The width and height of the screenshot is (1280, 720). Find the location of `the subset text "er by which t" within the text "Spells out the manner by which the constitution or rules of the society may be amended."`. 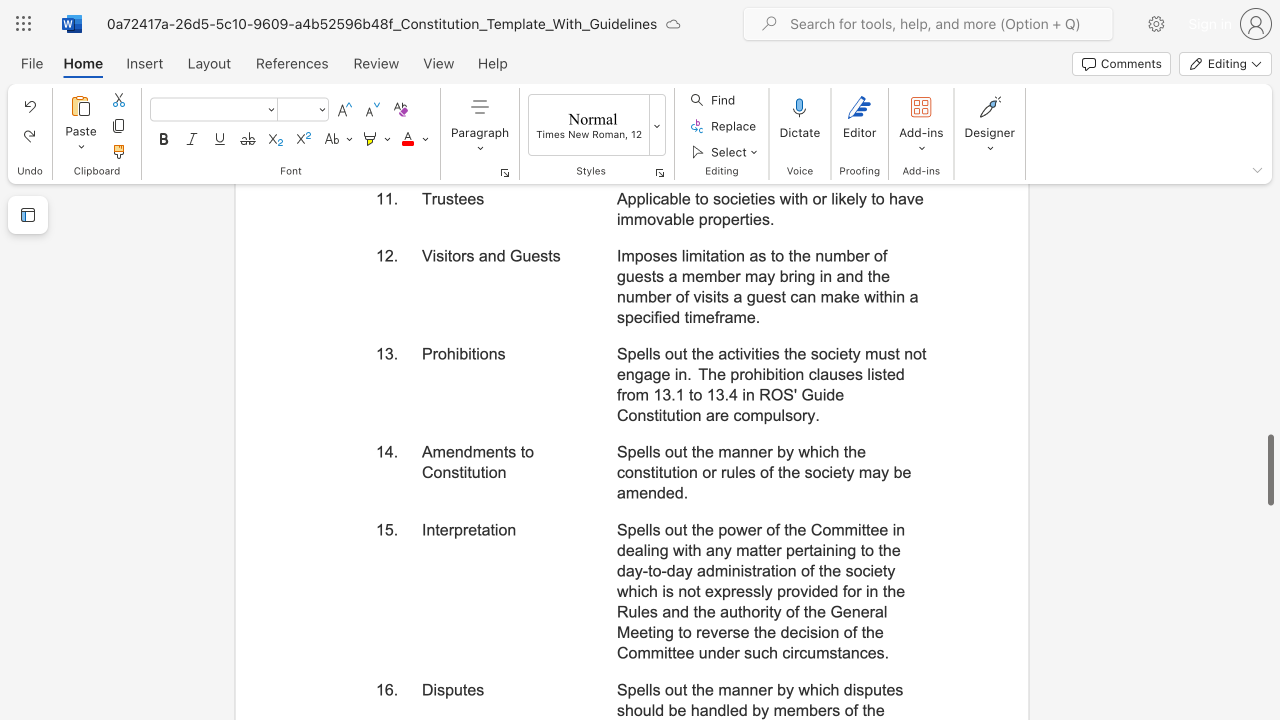

the subset text "er by which t" within the text "Spells out the manner by which the constitution or rules of the society may be amended." is located at coordinates (757, 452).